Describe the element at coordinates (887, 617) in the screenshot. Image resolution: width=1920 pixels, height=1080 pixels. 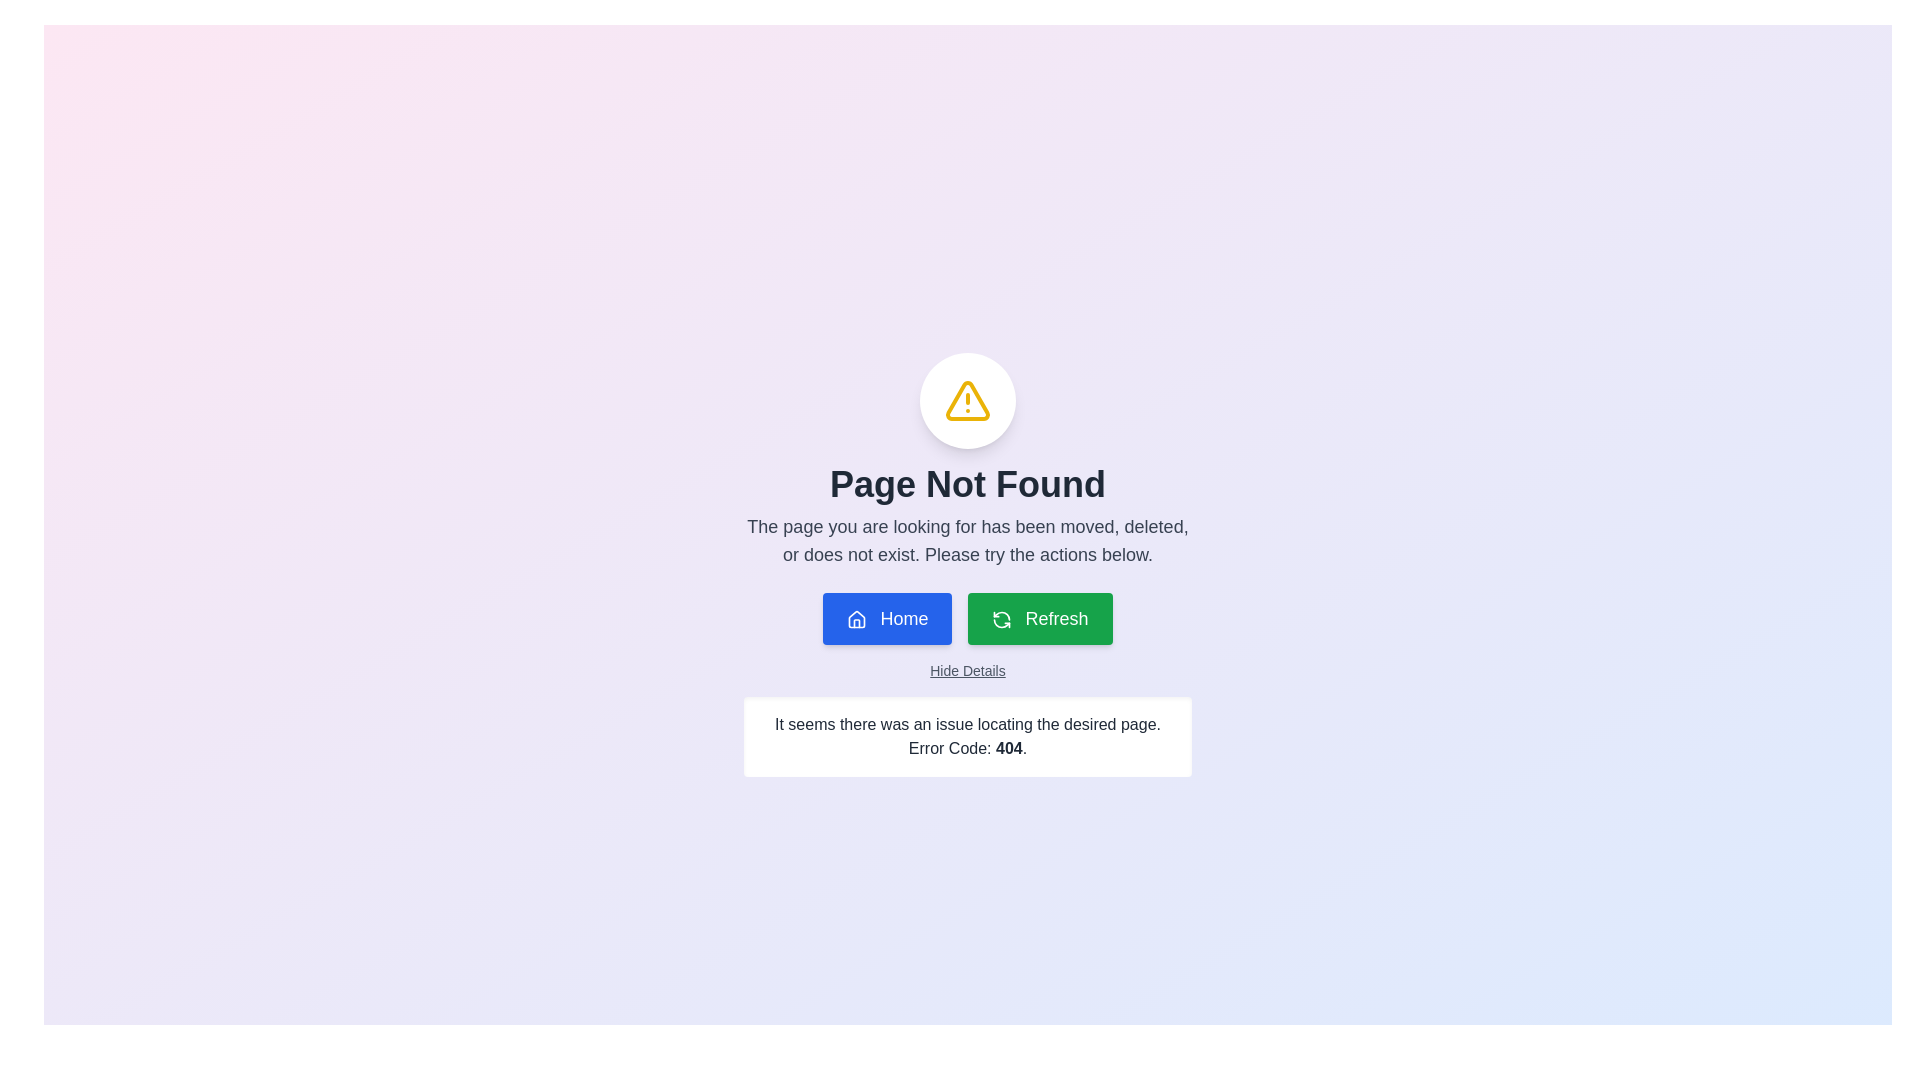
I see `the 'Home' button, which has a blue background, white text, and a house-shaped icon` at that location.